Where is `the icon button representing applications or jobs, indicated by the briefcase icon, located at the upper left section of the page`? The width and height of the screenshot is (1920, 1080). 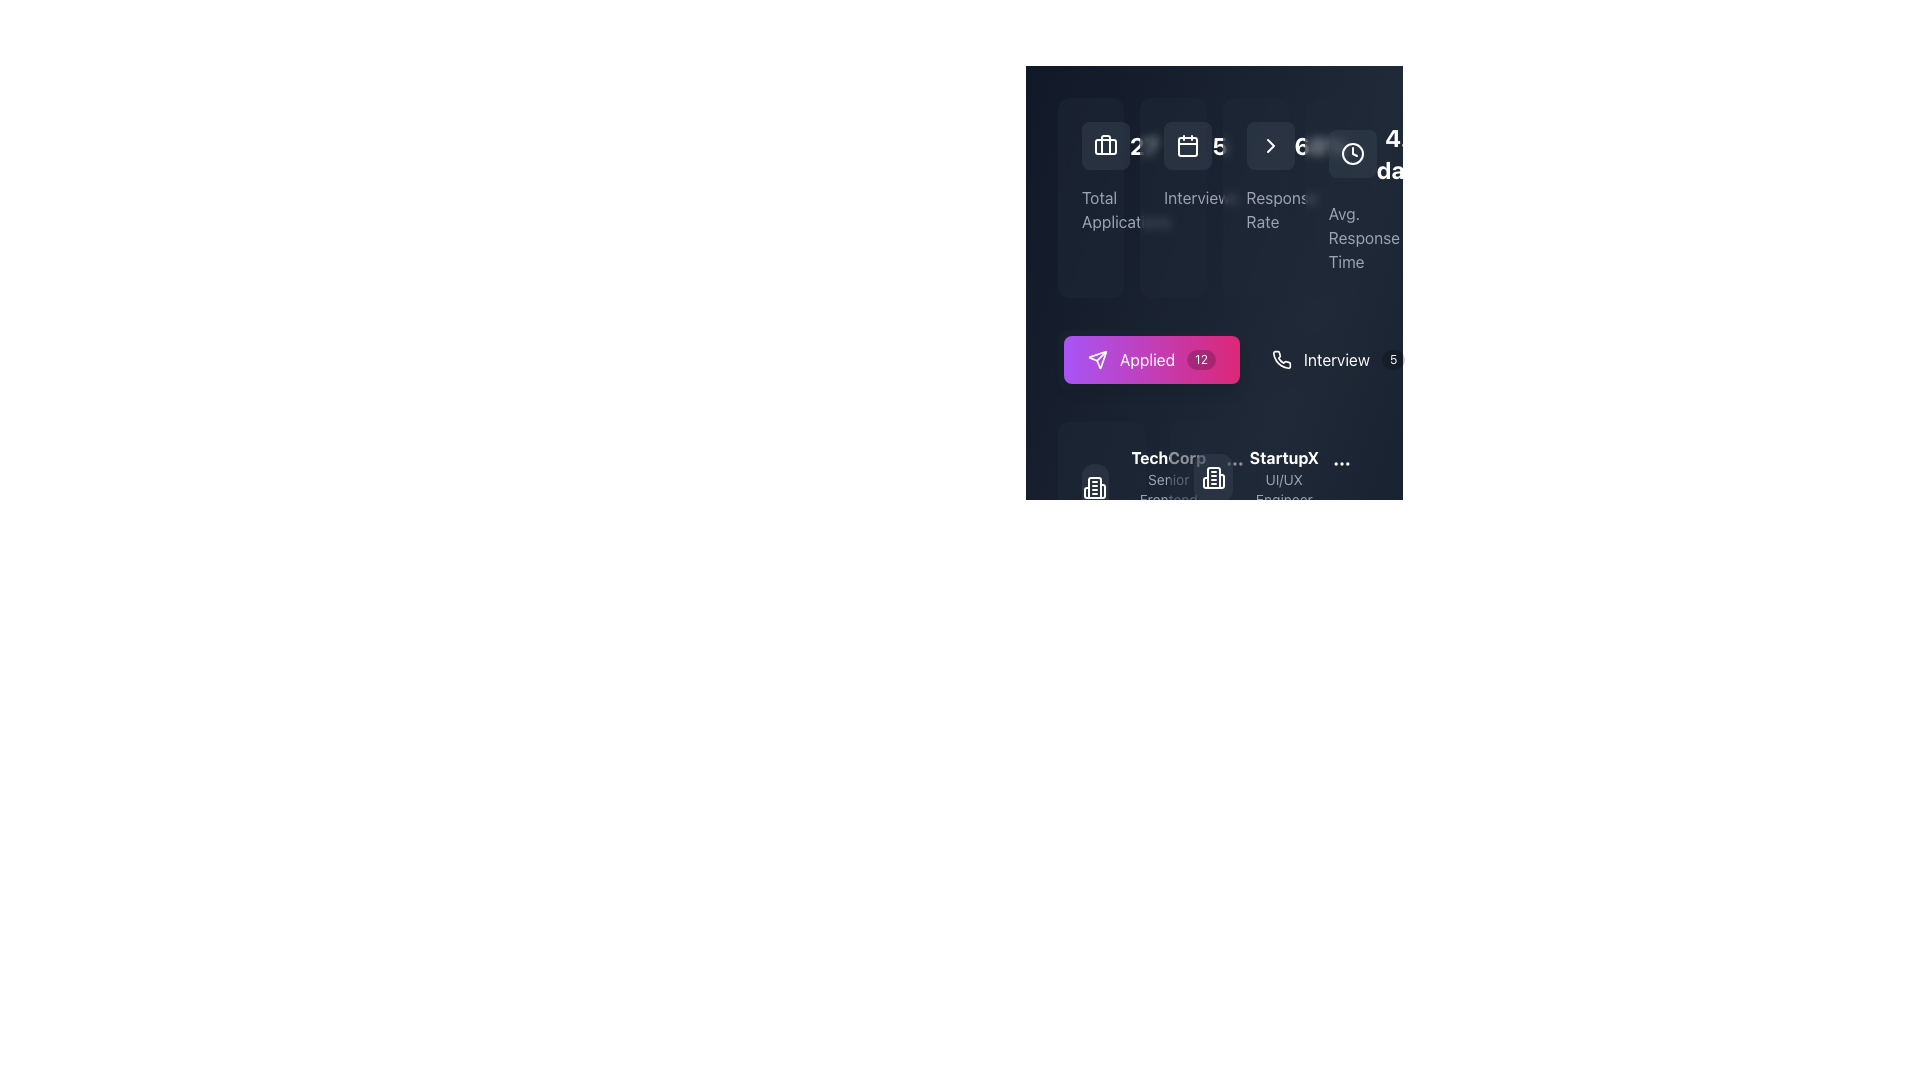
the icon button representing applications or jobs, indicated by the briefcase icon, located at the upper left section of the page is located at coordinates (1104, 145).